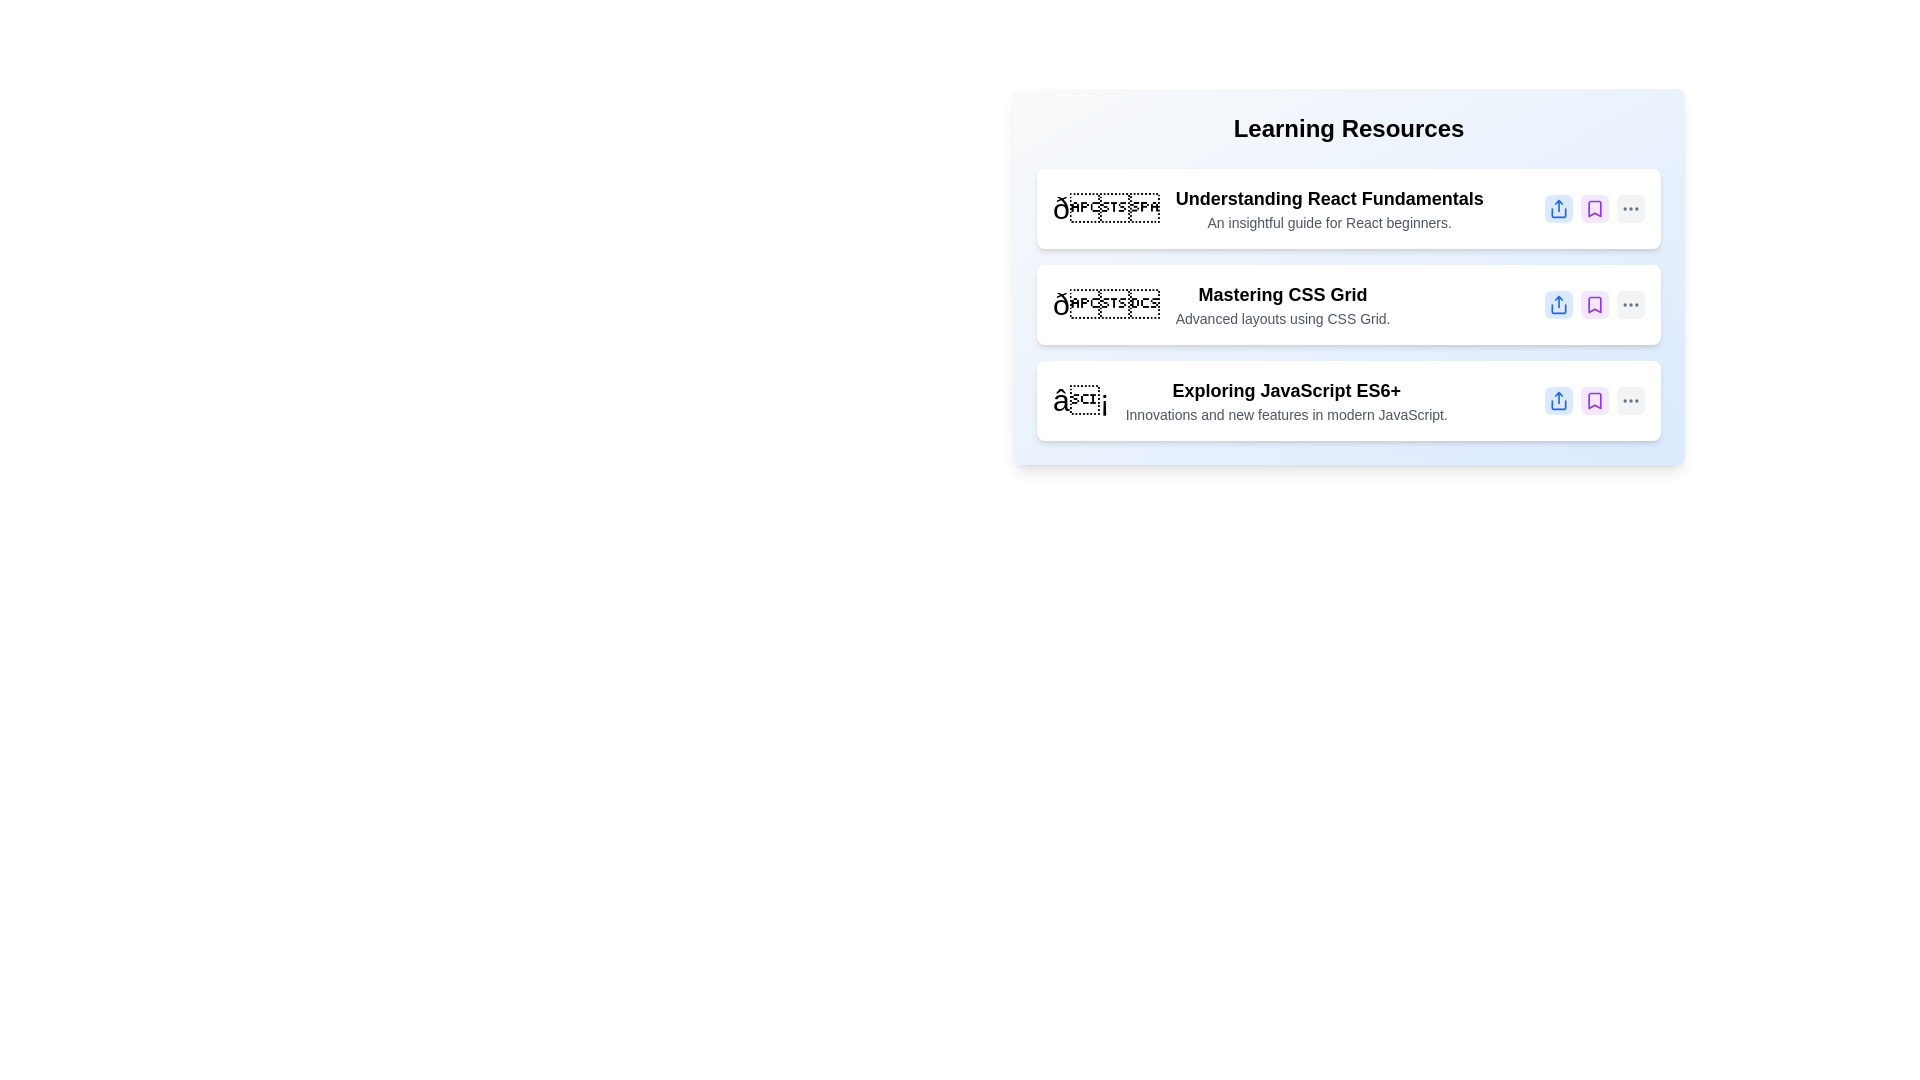 This screenshot has height=1080, width=1920. Describe the element at coordinates (1593, 304) in the screenshot. I see `bookmark button for the item titled 'Mastering CSS Grid'` at that location.